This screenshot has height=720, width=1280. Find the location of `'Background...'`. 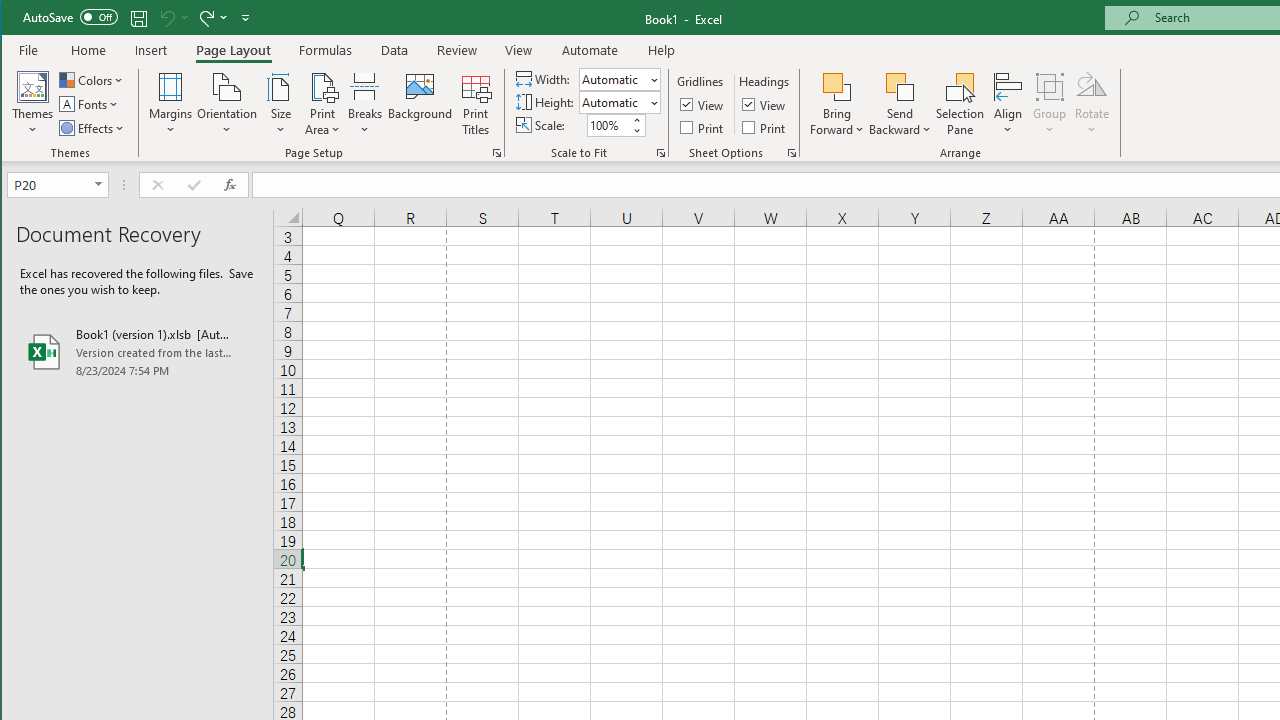

'Background...' is located at coordinates (419, 104).